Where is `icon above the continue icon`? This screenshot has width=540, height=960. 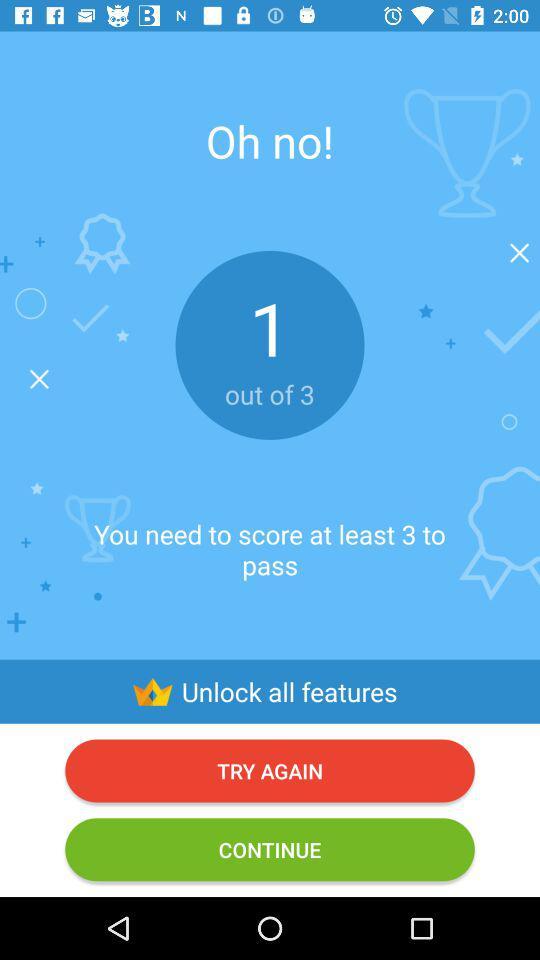 icon above the continue icon is located at coordinates (270, 769).